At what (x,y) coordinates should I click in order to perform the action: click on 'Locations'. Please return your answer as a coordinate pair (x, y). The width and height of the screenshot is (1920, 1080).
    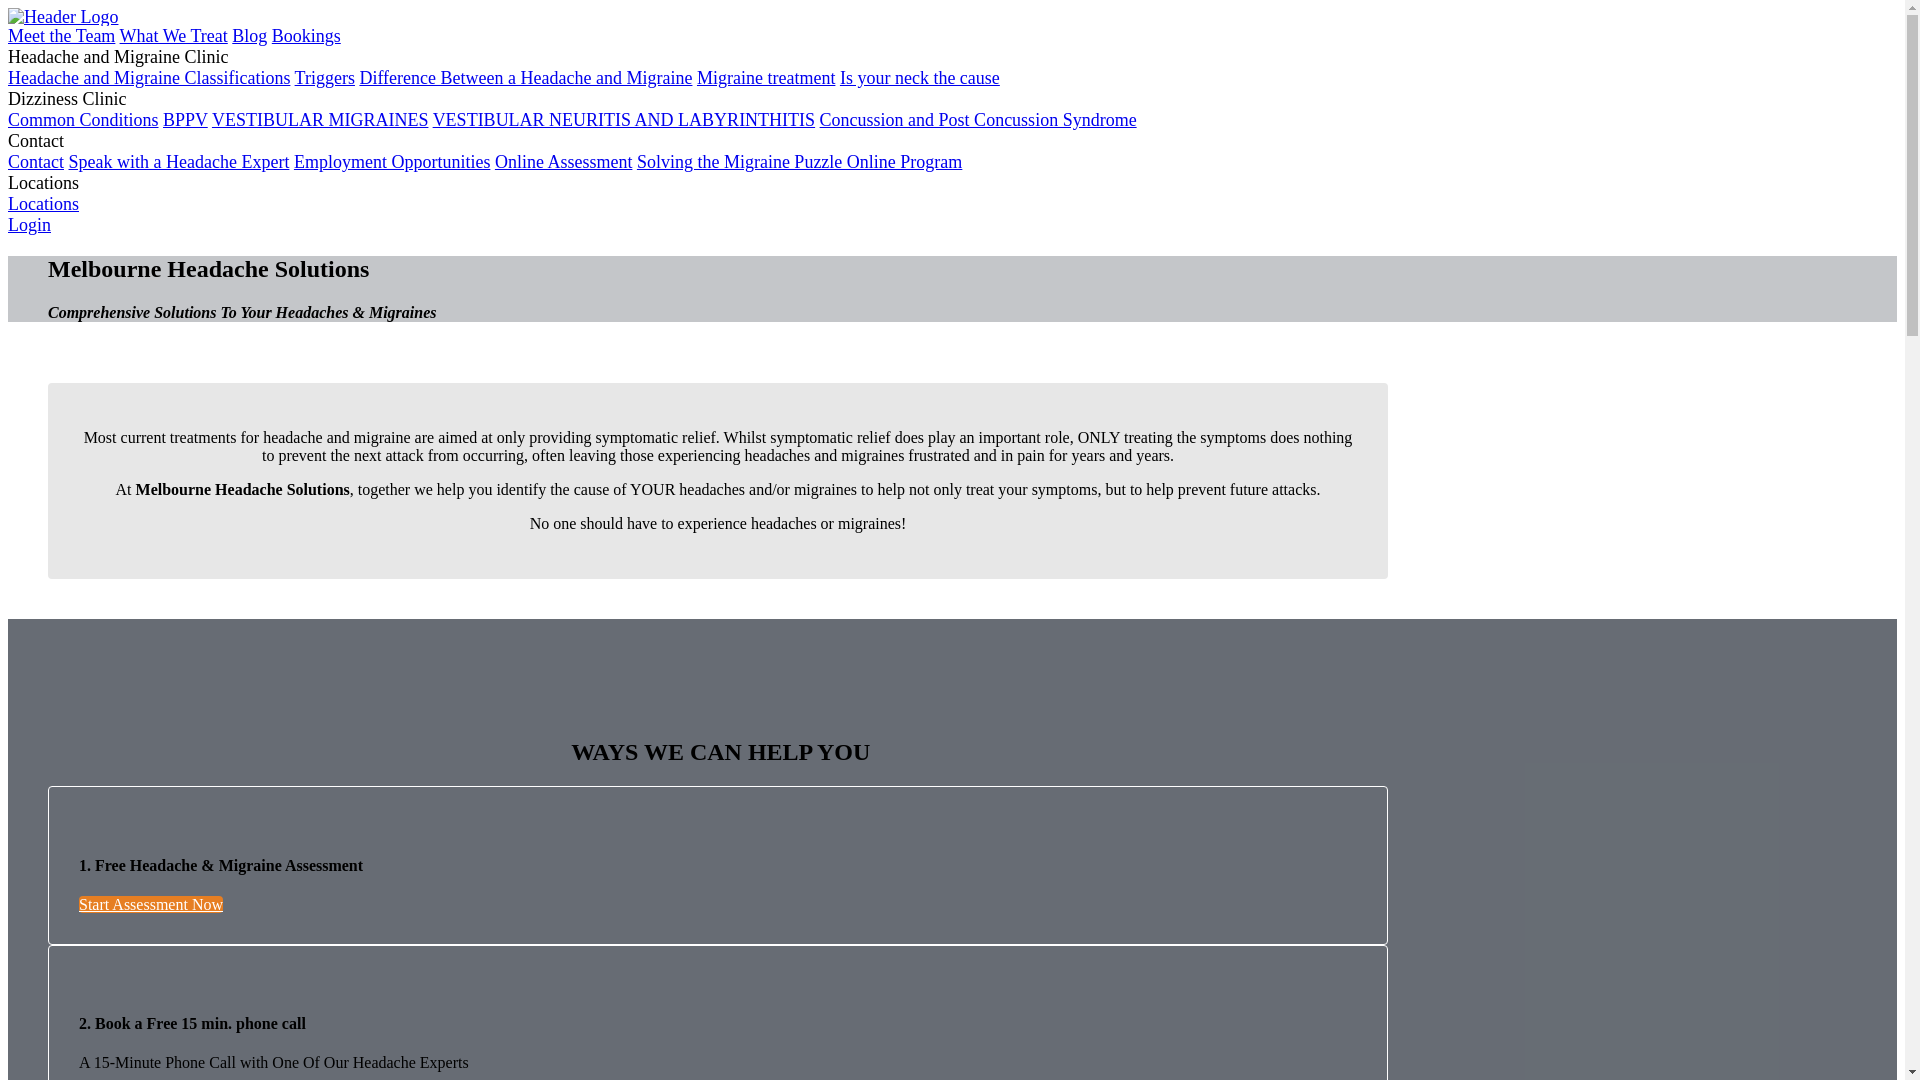
    Looking at the image, I should click on (43, 204).